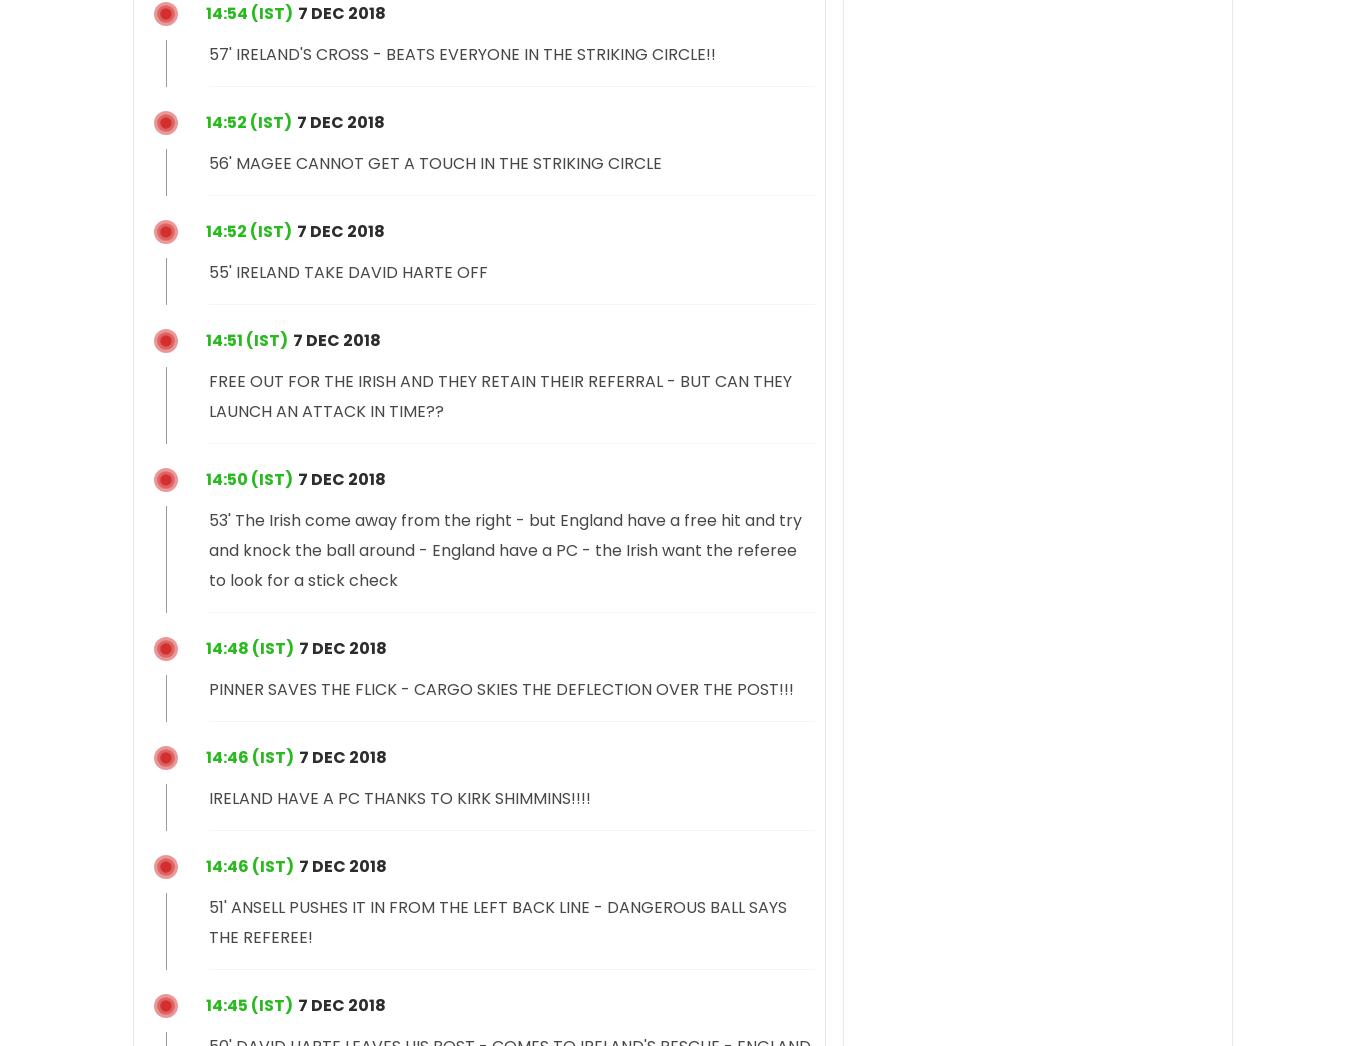 This screenshot has height=1046, width=1366. I want to click on '20:24 (IST)', so click(251, 11).